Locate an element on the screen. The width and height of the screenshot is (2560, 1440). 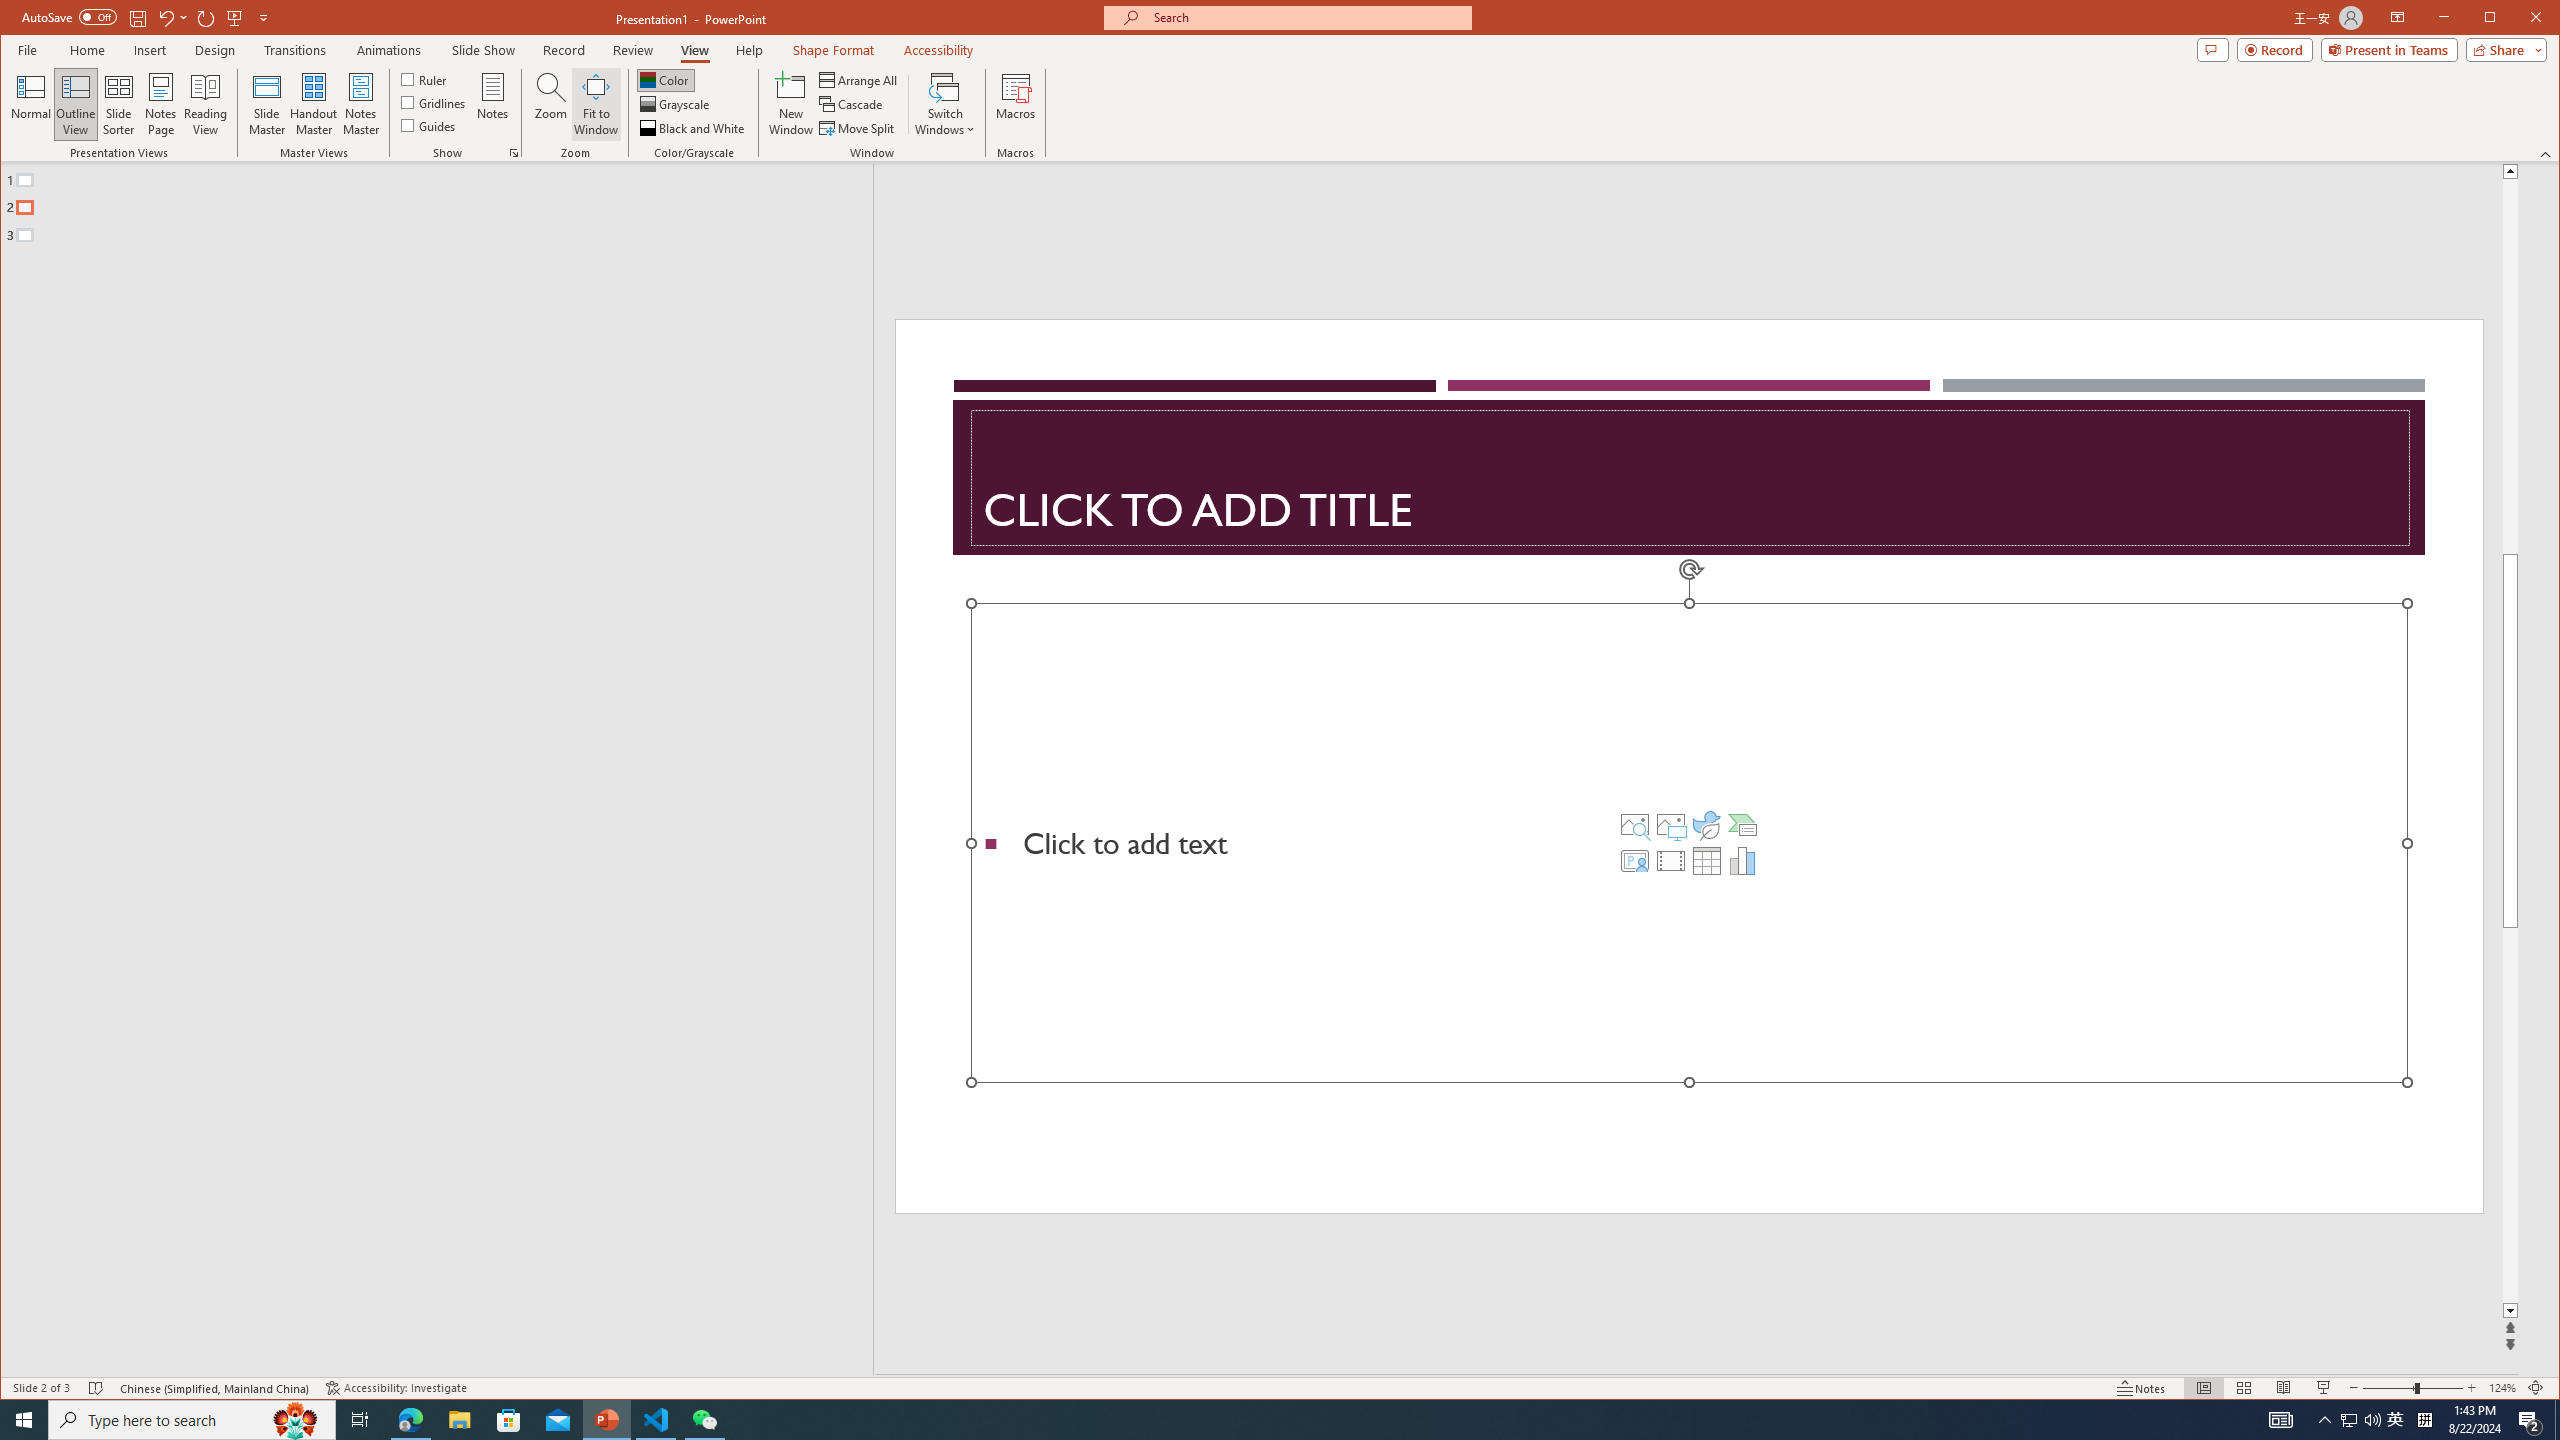
'Insert a SmartArt Graphic' is located at coordinates (1742, 824).